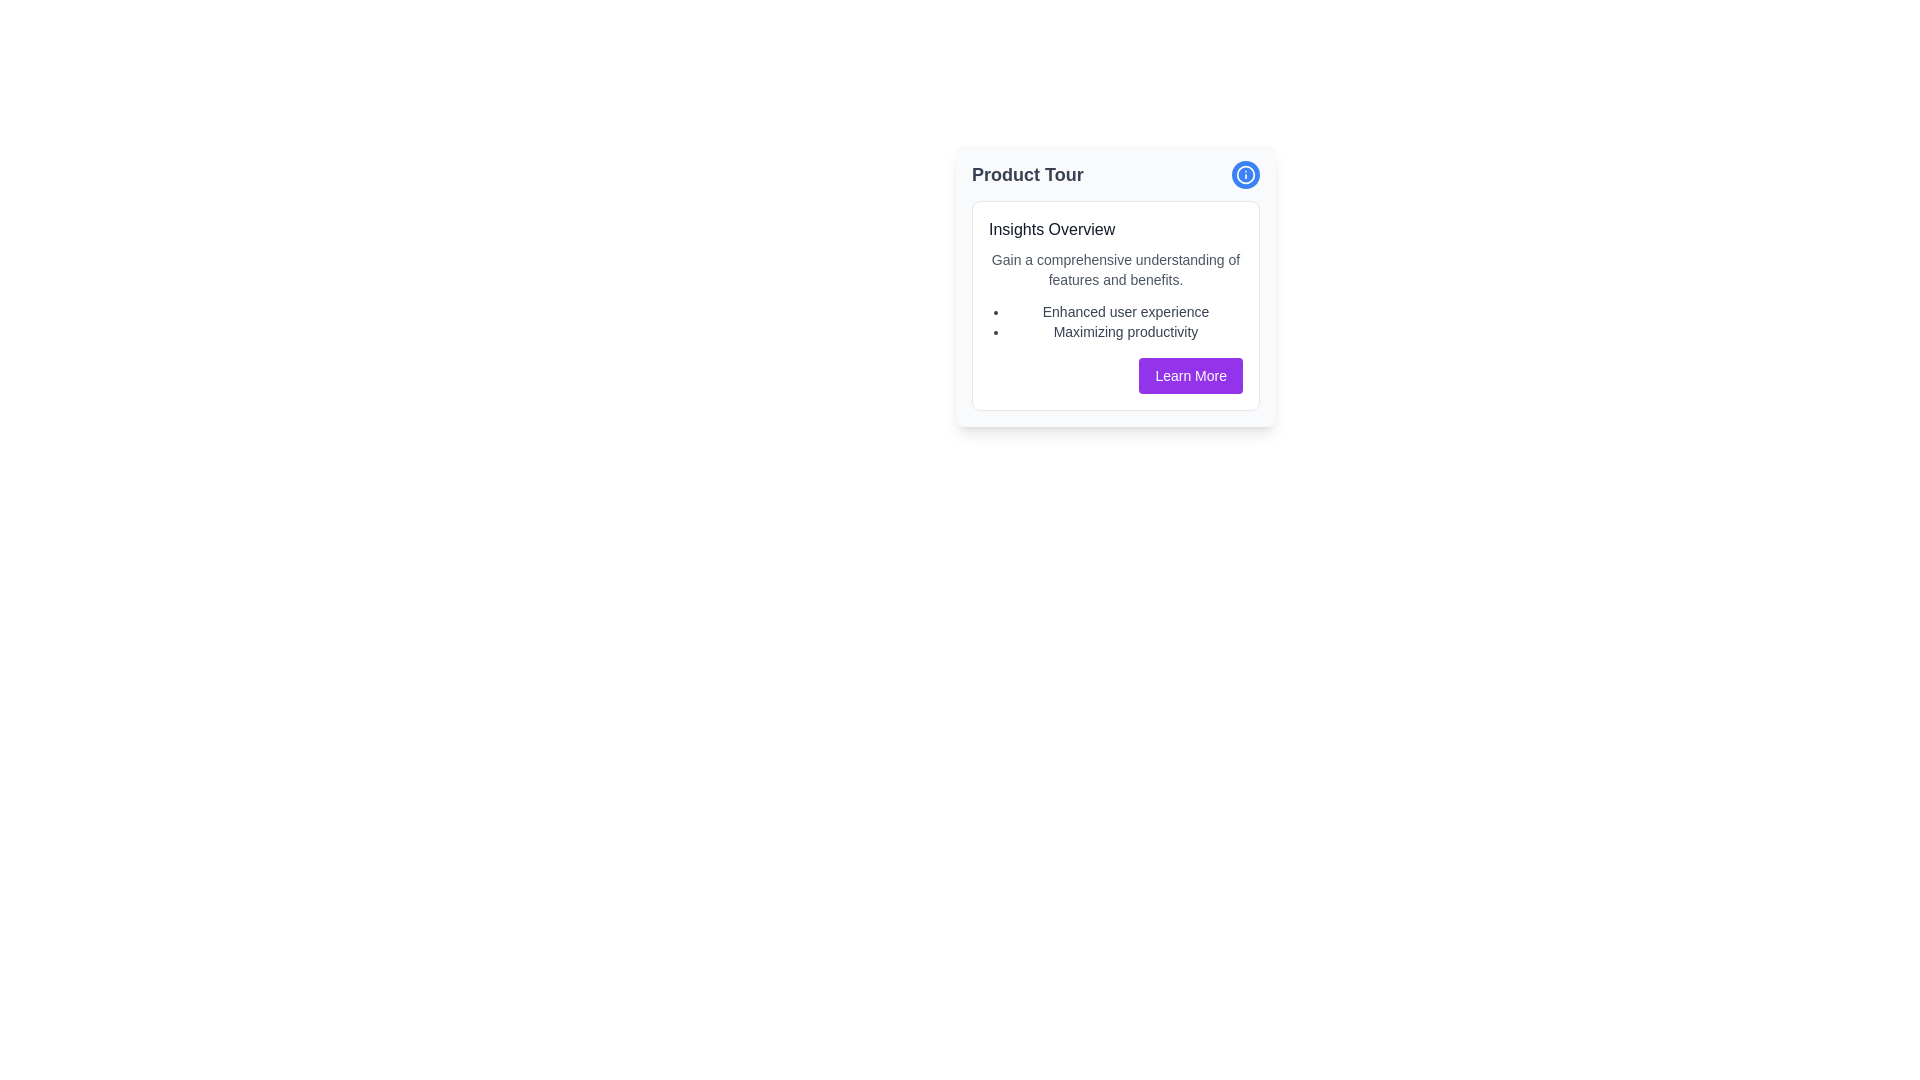 This screenshot has width=1920, height=1080. What do you see at coordinates (1115, 270) in the screenshot?
I see `the Informational Text element styled with a small font size and gray color, located directly below the heading 'Insights Overview' within a card-like section` at bounding box center [1115, 270].